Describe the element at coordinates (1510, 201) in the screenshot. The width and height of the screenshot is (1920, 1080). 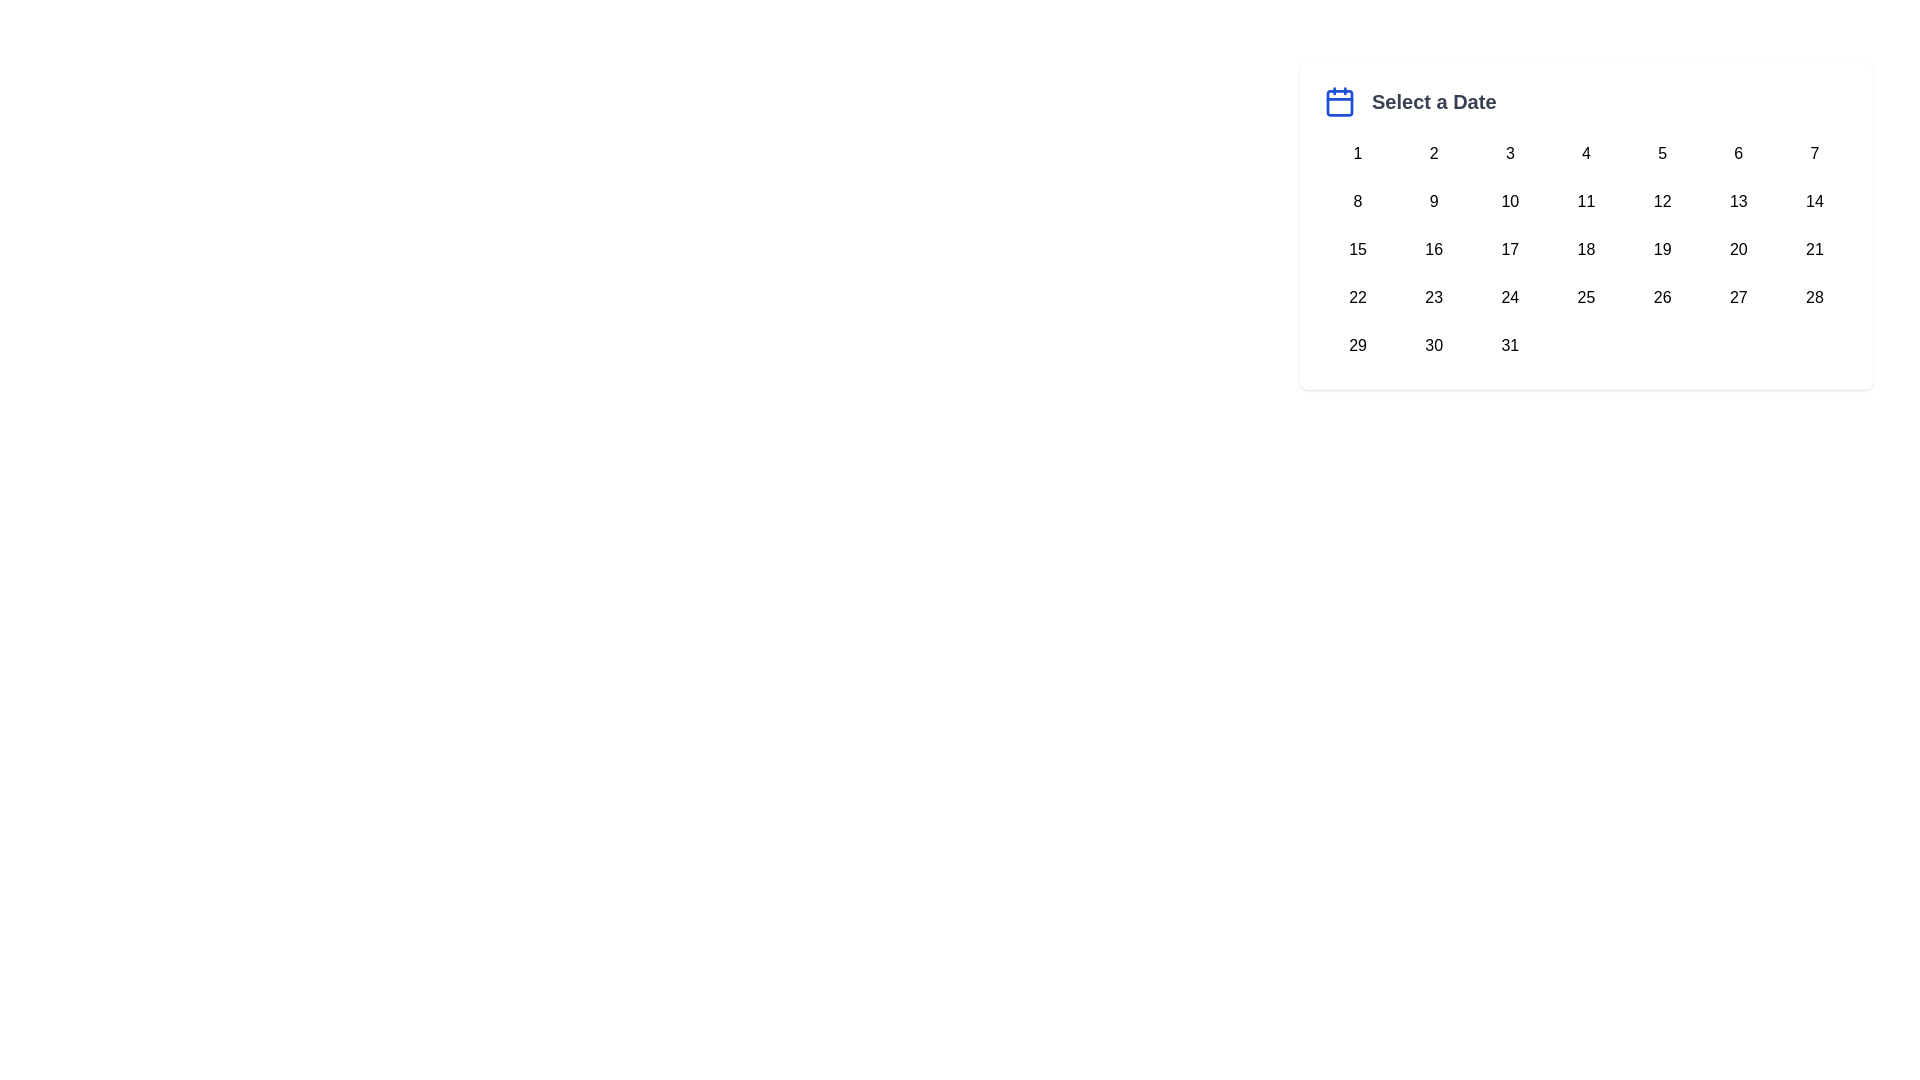
I see `the calendar cell displaying the number '10'` at that location.